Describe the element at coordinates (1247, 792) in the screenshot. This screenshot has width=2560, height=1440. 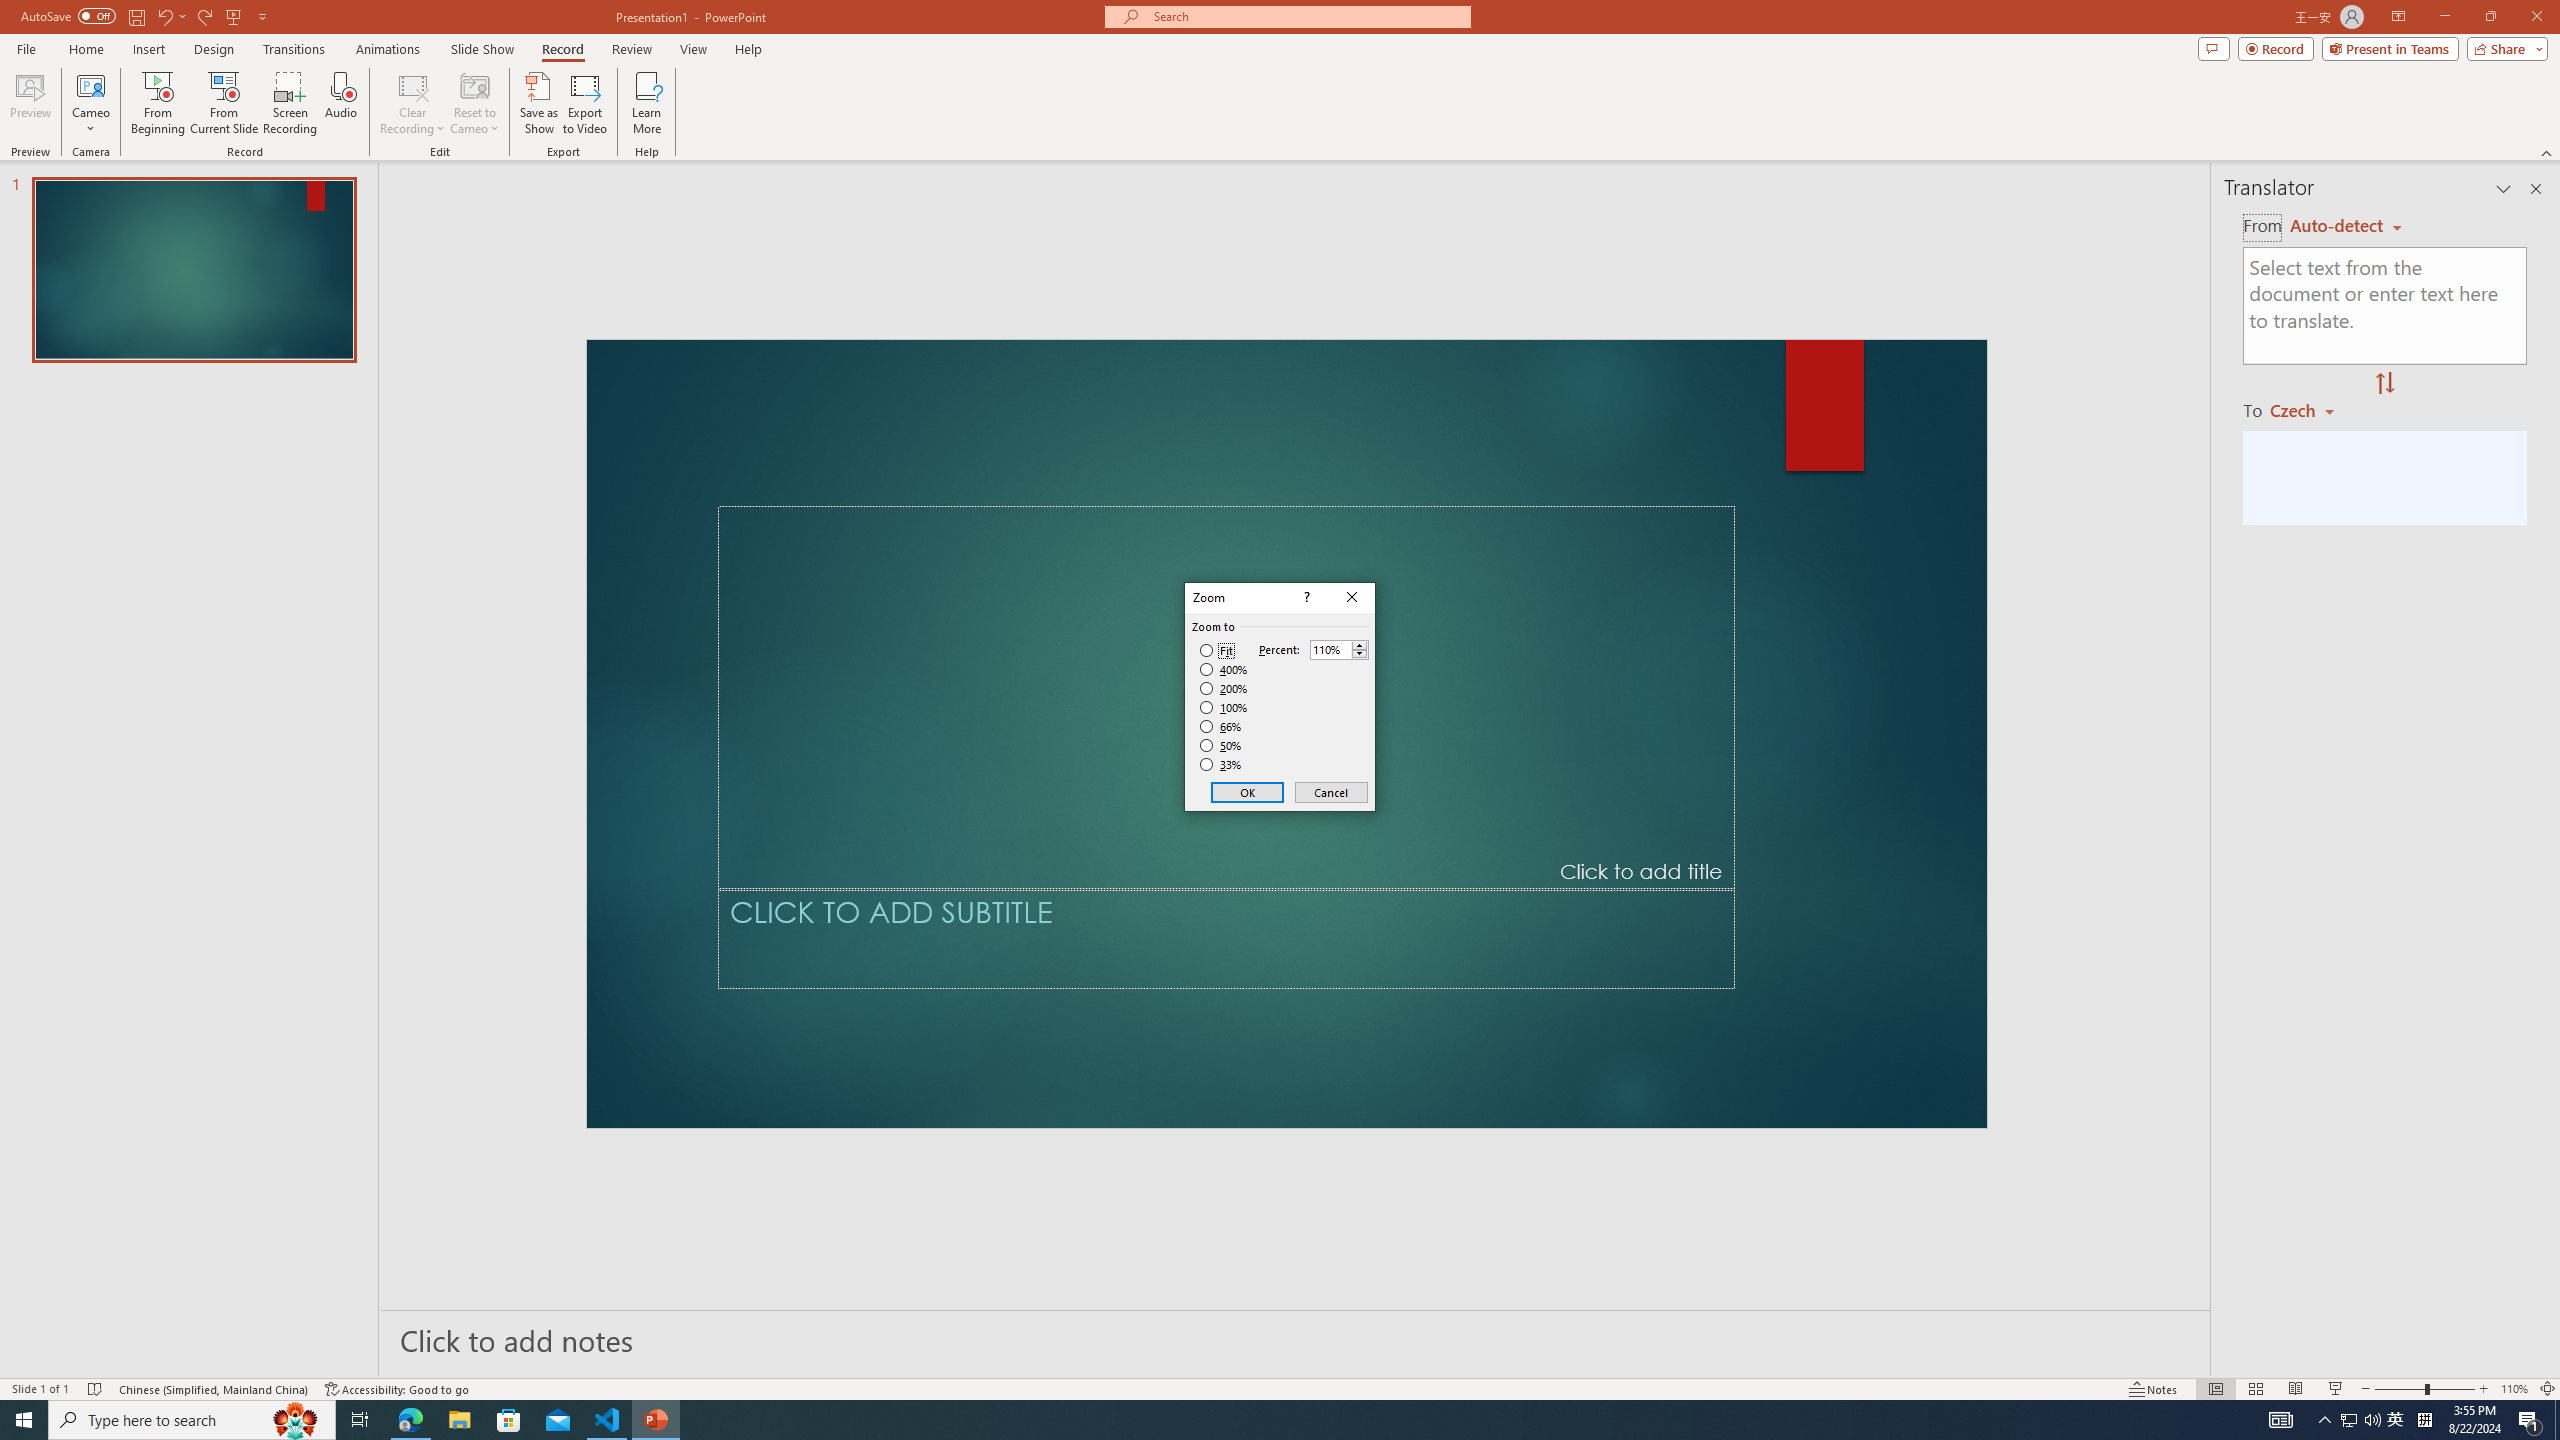
I see `'OK'` at that location.